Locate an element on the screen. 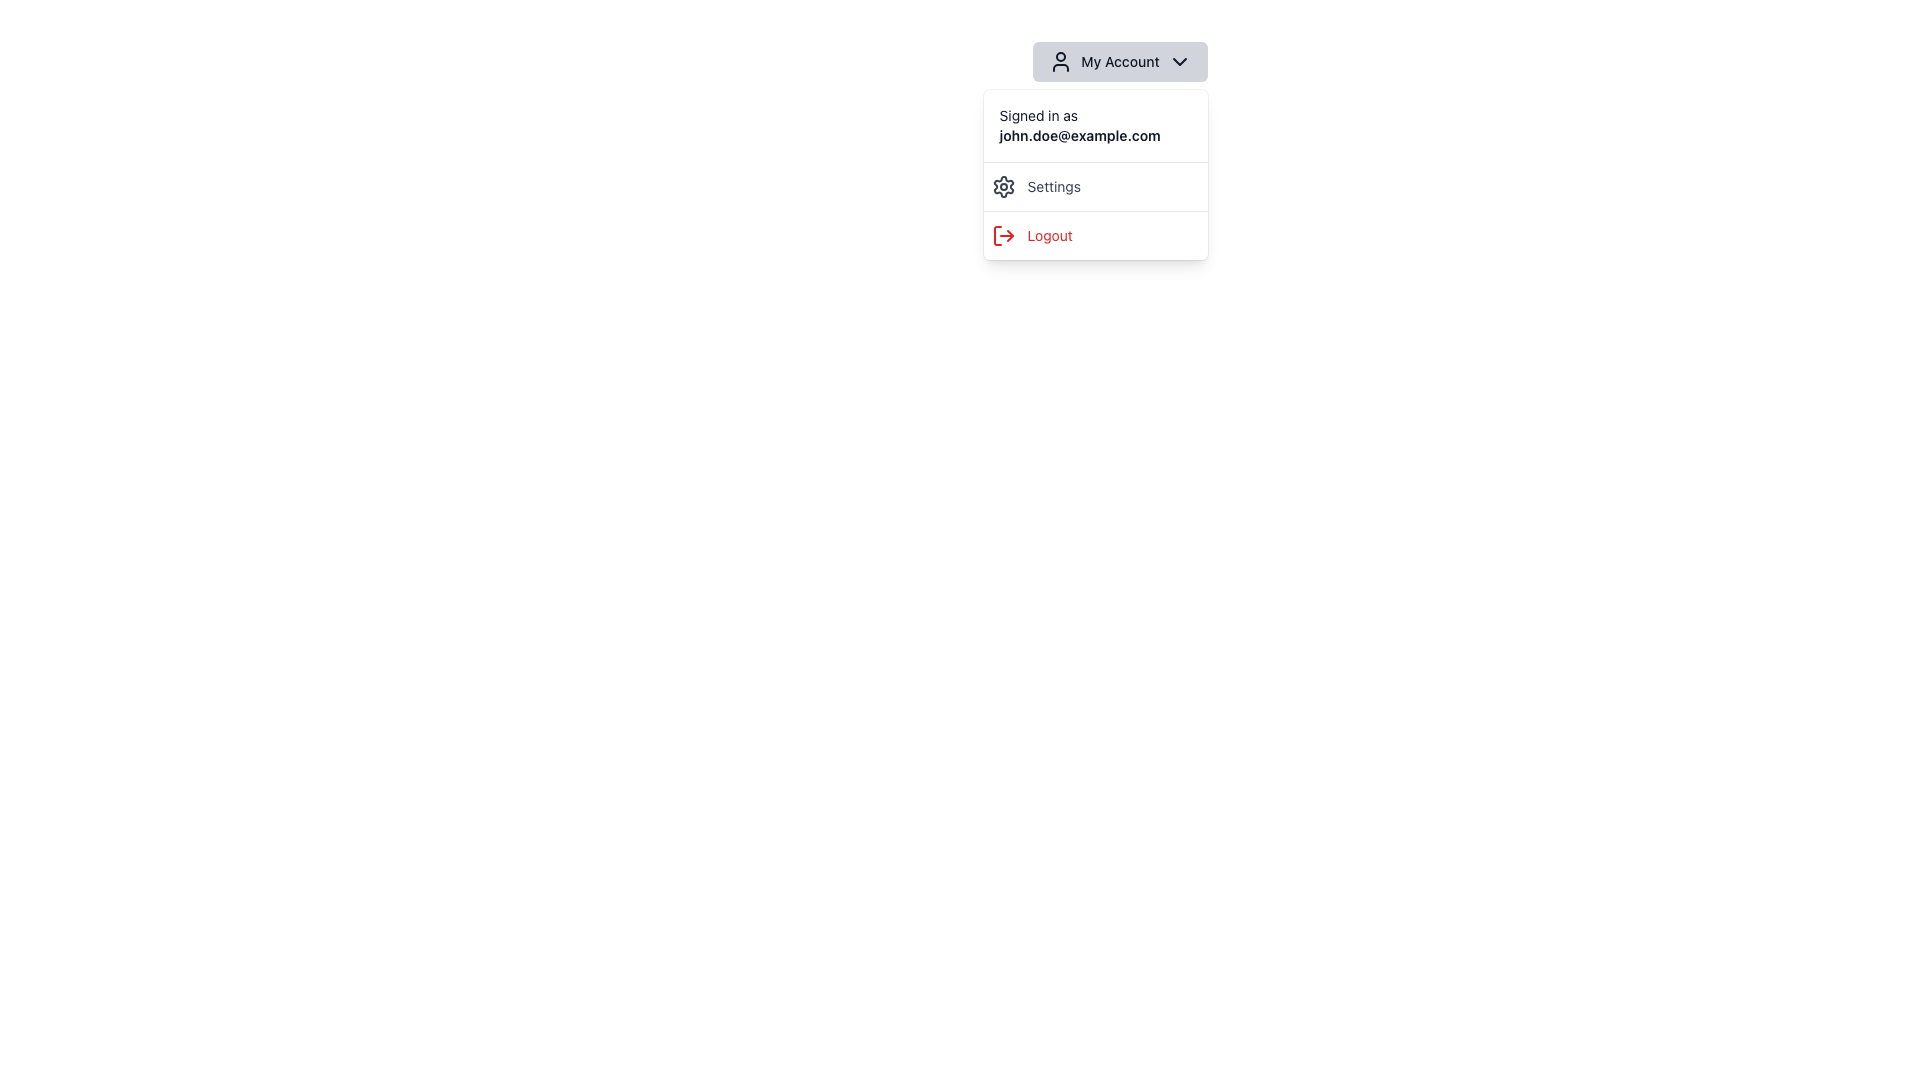 The height and width of the screenshot is (1080, 1920). the 'Settings' icon located to the left of the 'Settings' menu item within the dropdown menu is located at coordinates (1003, 186).